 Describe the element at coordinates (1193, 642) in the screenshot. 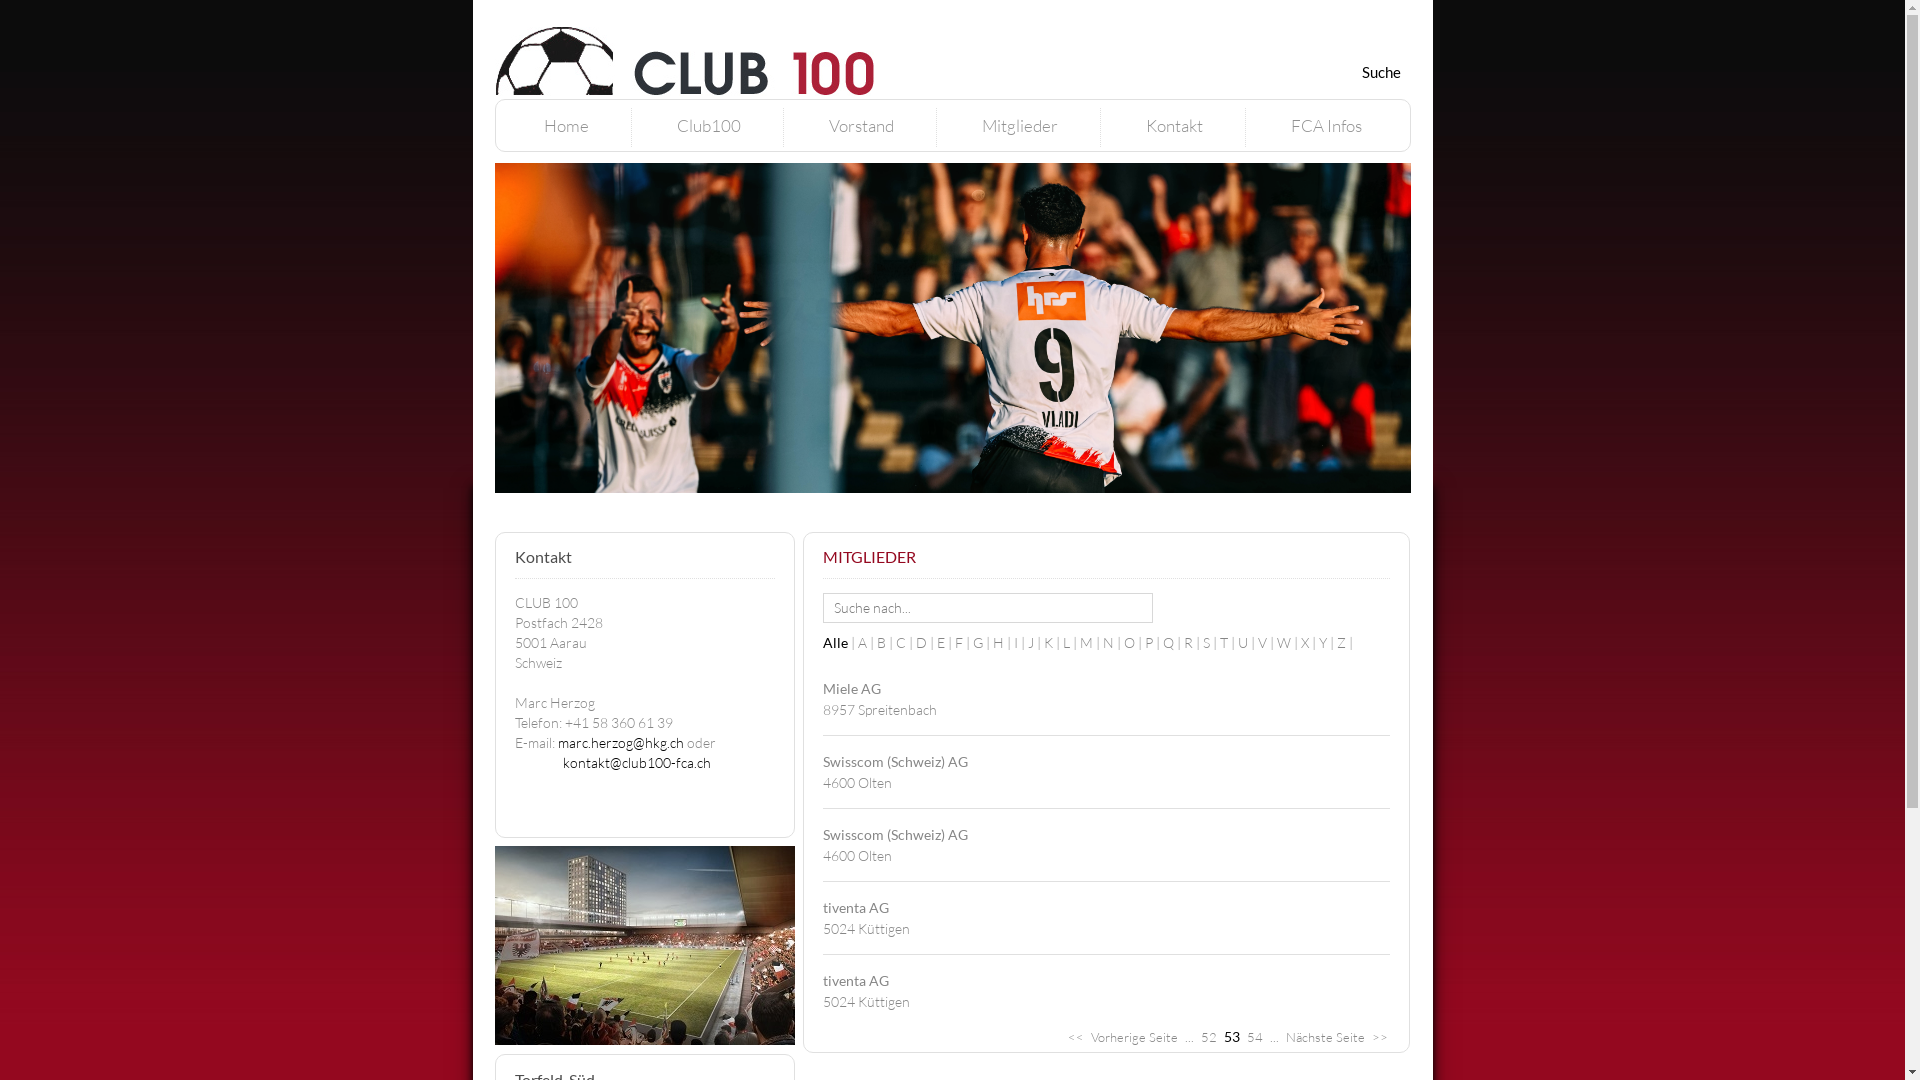

I see `'R'` at that location.